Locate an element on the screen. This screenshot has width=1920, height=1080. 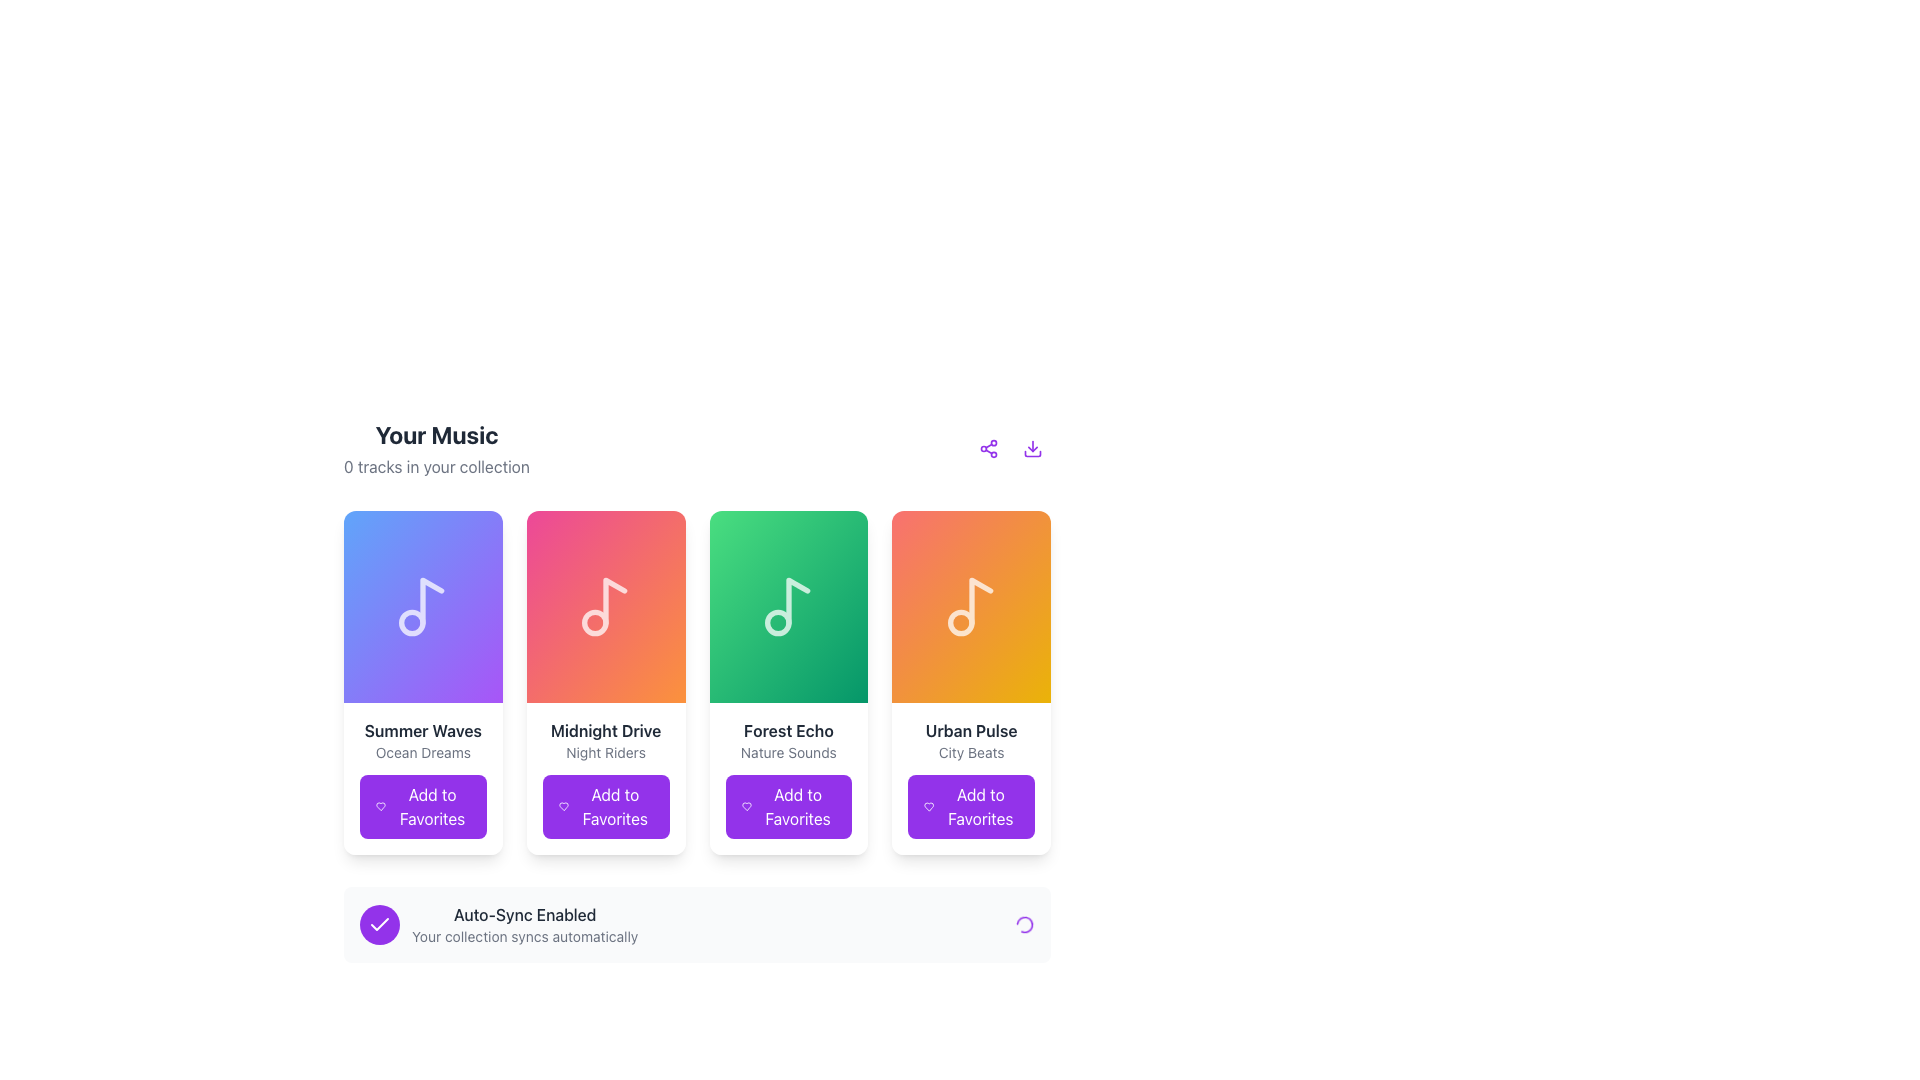
the 'Nature Sounds' text label, which is the second textual component in the third card of a horizontally arranged grid, located below 'Forest Echo' and above the 'Add to Favorites' button is located at coordinates (787, 752).